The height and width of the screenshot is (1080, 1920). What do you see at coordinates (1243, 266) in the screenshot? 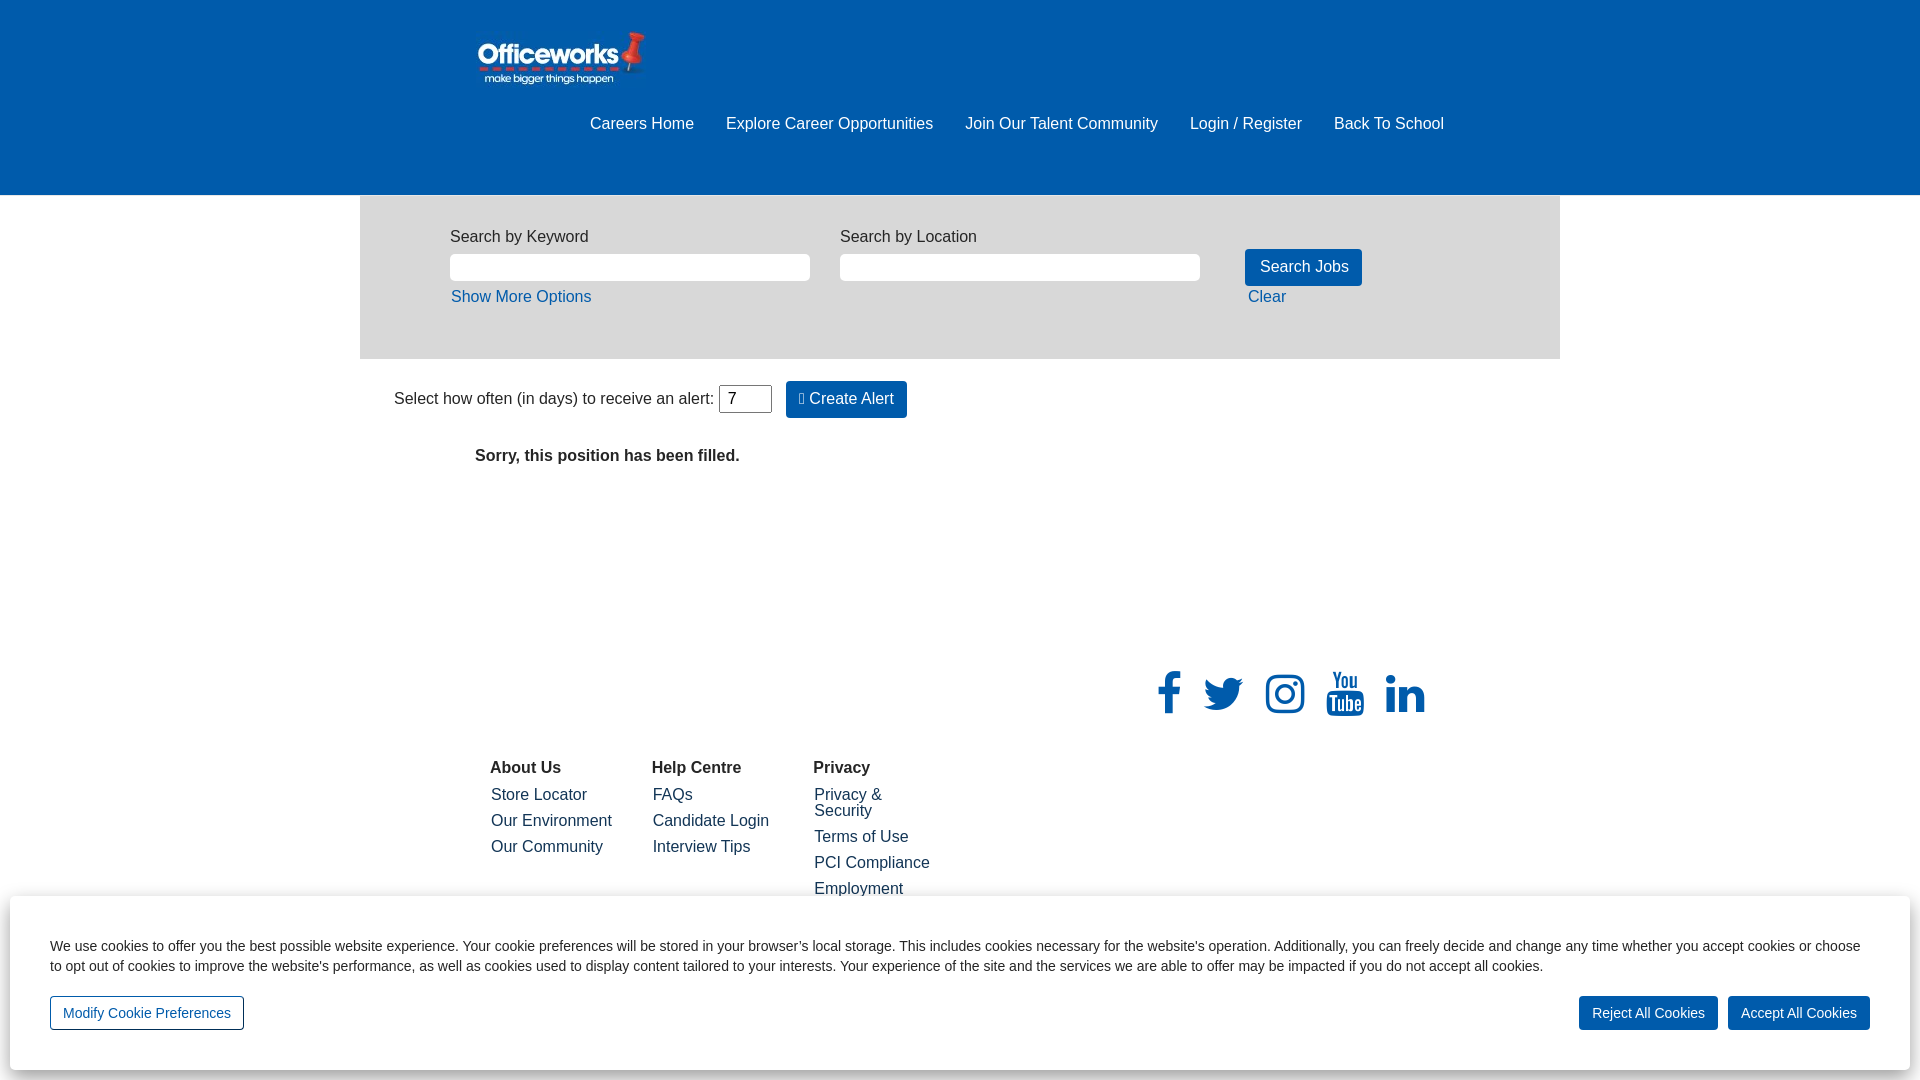
I see `'Search Jobs'` at bounding box center [1243, 266].